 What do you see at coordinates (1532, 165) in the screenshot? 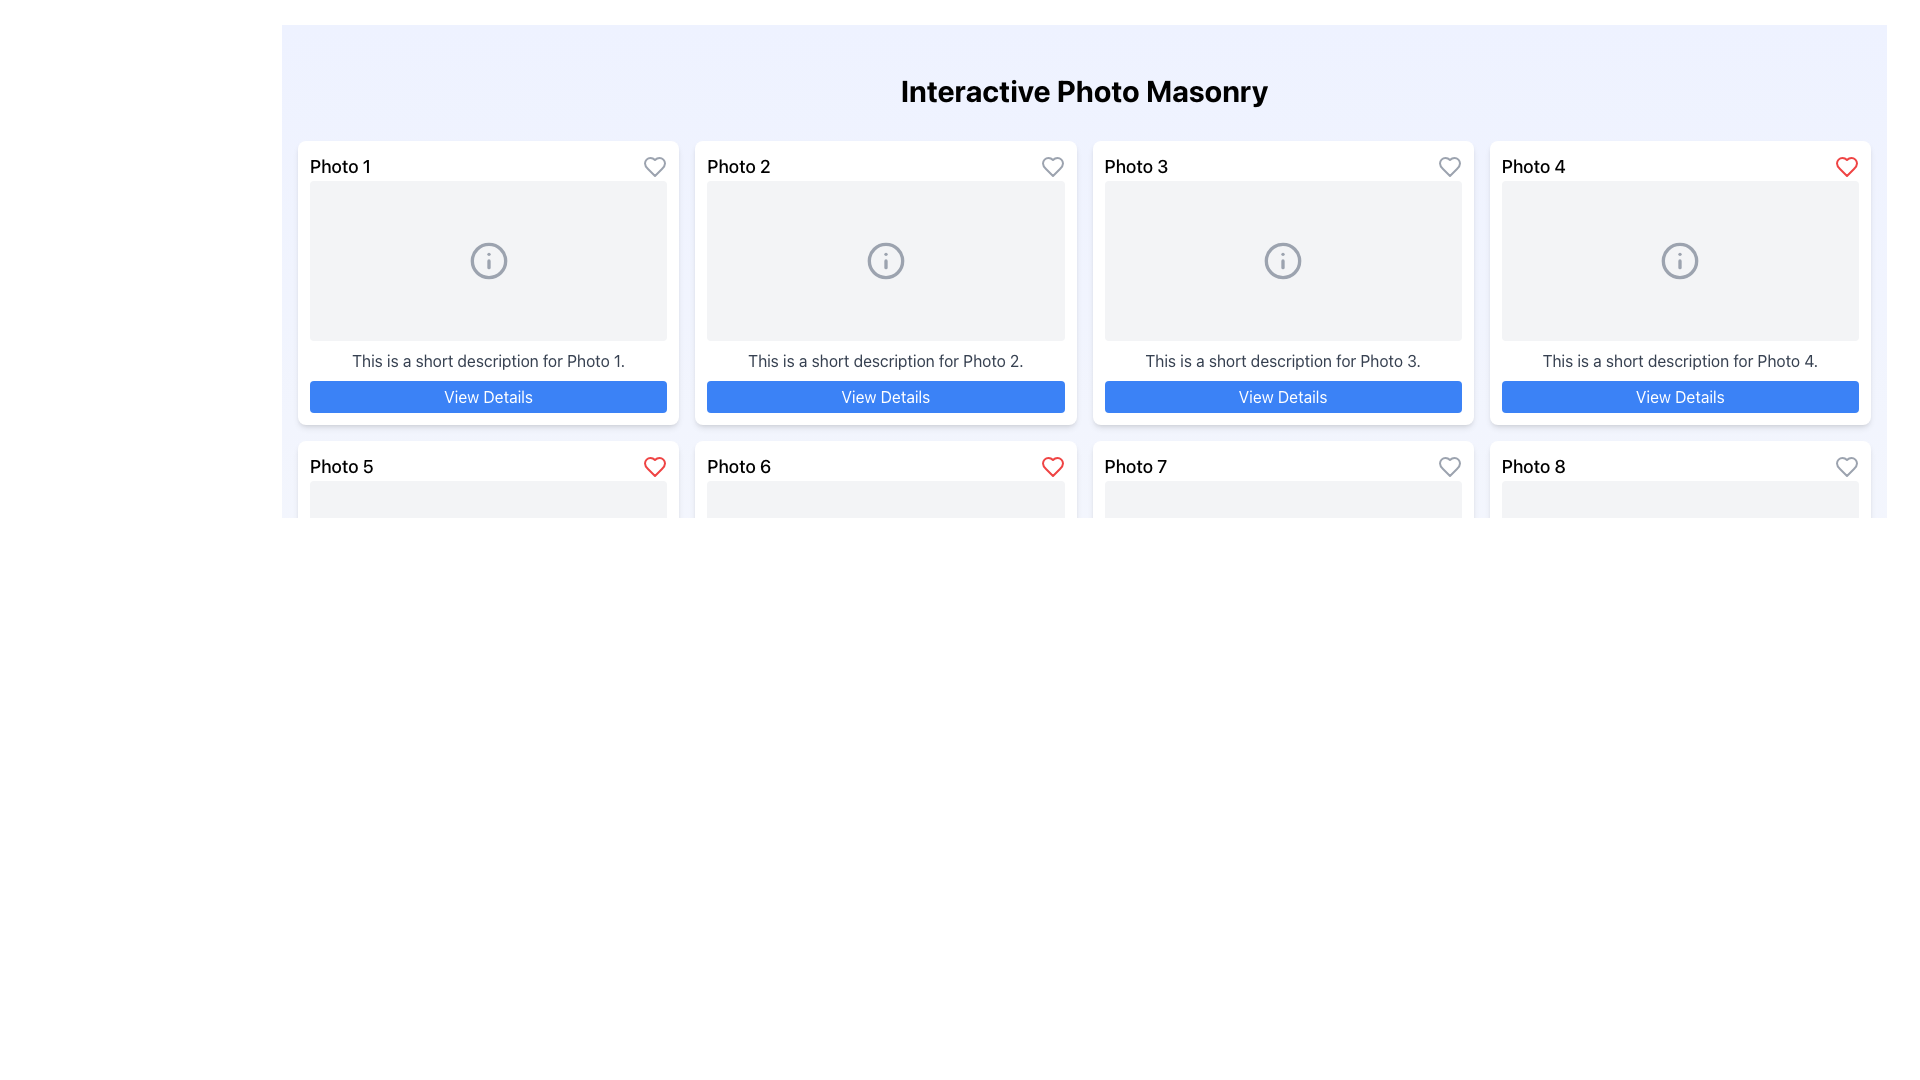
I see `the title label of the fourth photo card in the grid layout, which categorizes this card as 'Photo 4'` at bounding box center [1532, 165].